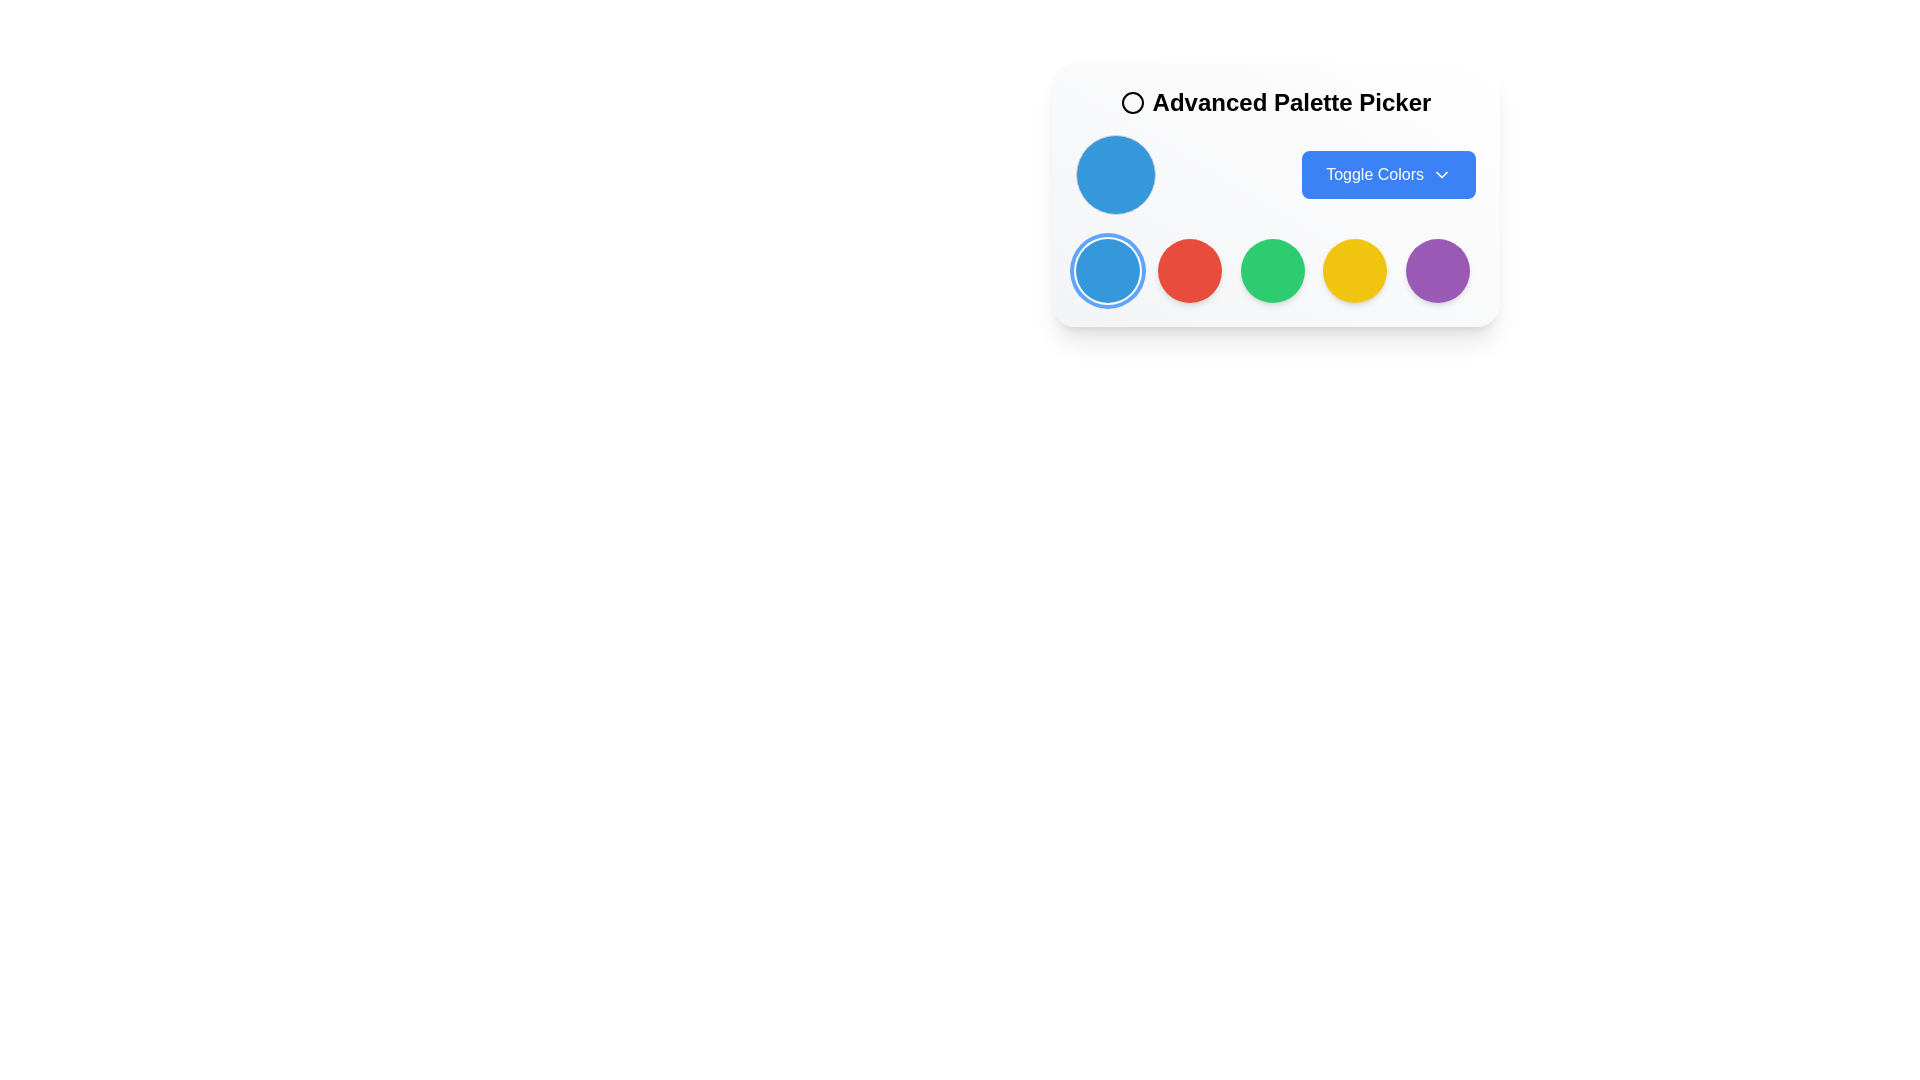 The width and height of the screenshot is (1920, 1080). What do you see at coordinates (1388, 173) in the screenshot?
I see `the color options toggle button located to the right of the circular color indicator in the advanced palette picker interface` at bounding box center [1388, 173].